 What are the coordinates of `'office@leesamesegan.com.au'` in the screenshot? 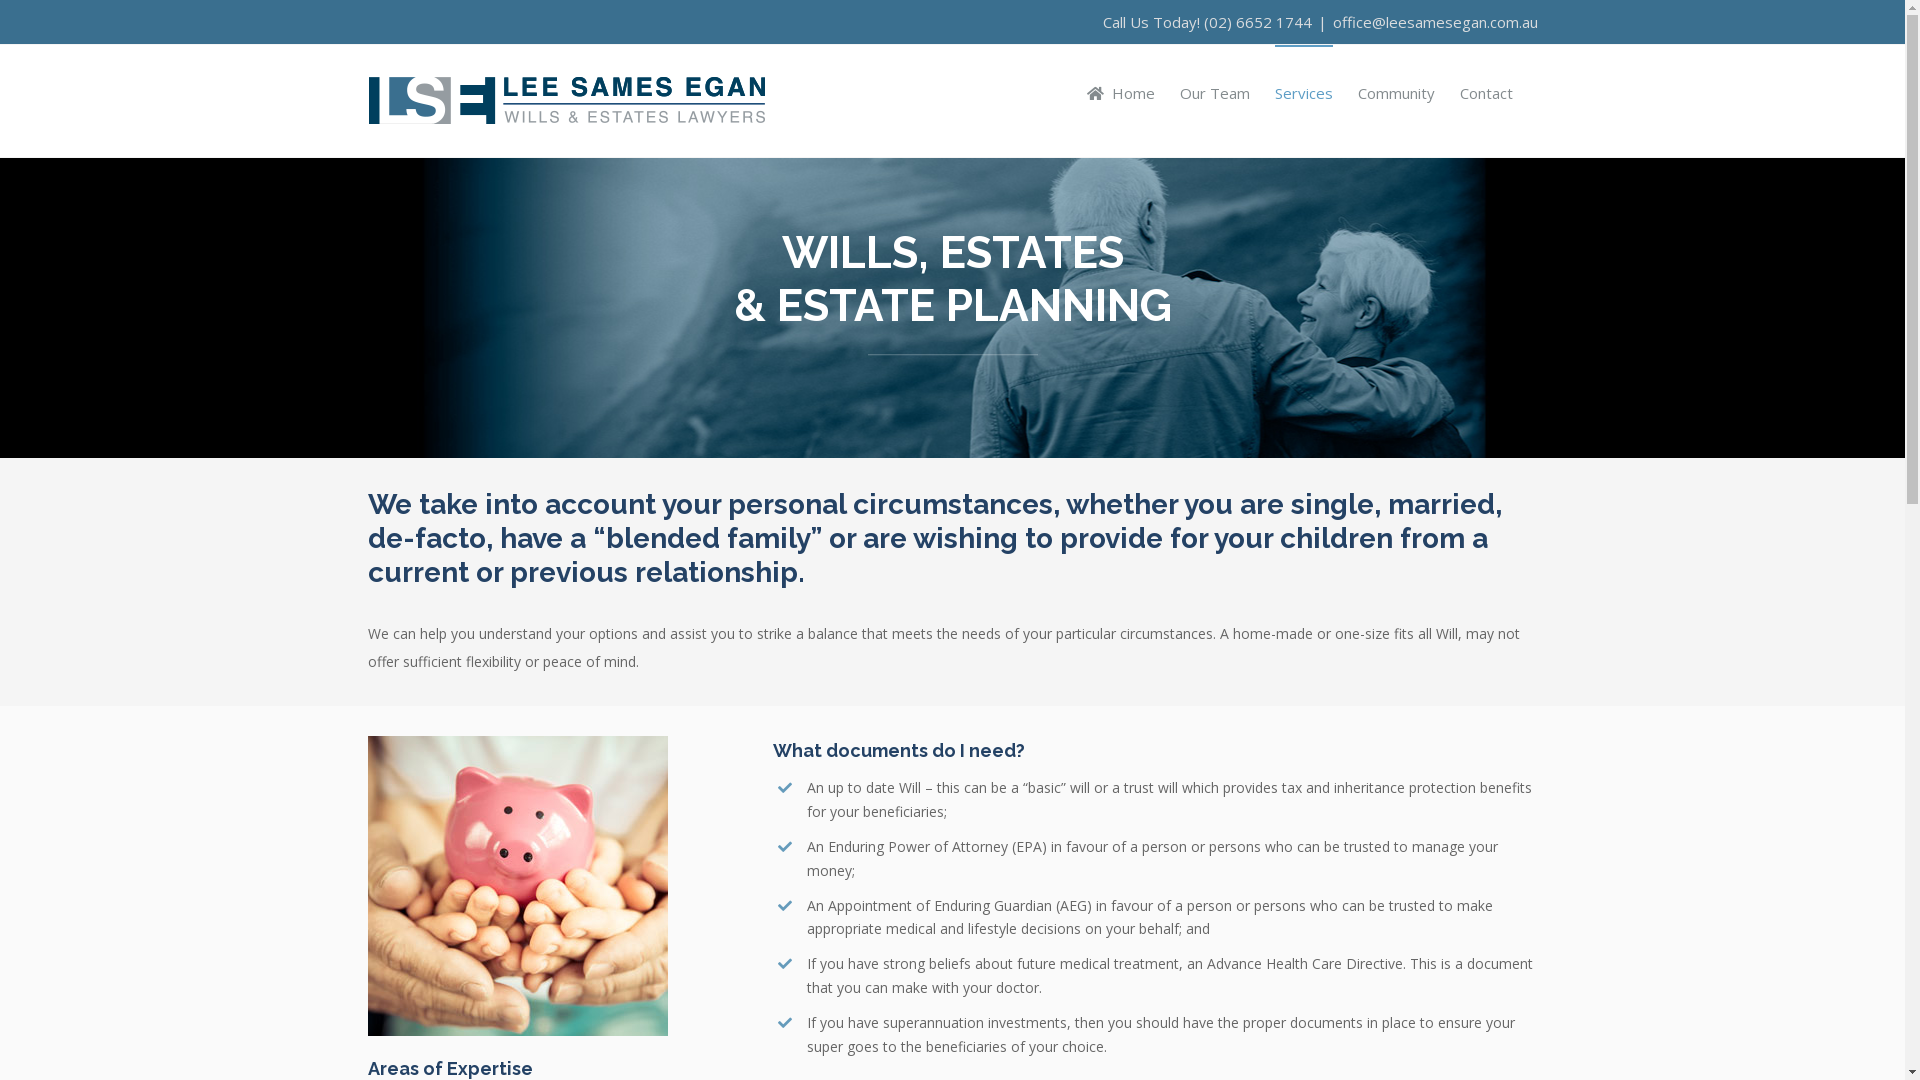 It's located at (1433, 22).